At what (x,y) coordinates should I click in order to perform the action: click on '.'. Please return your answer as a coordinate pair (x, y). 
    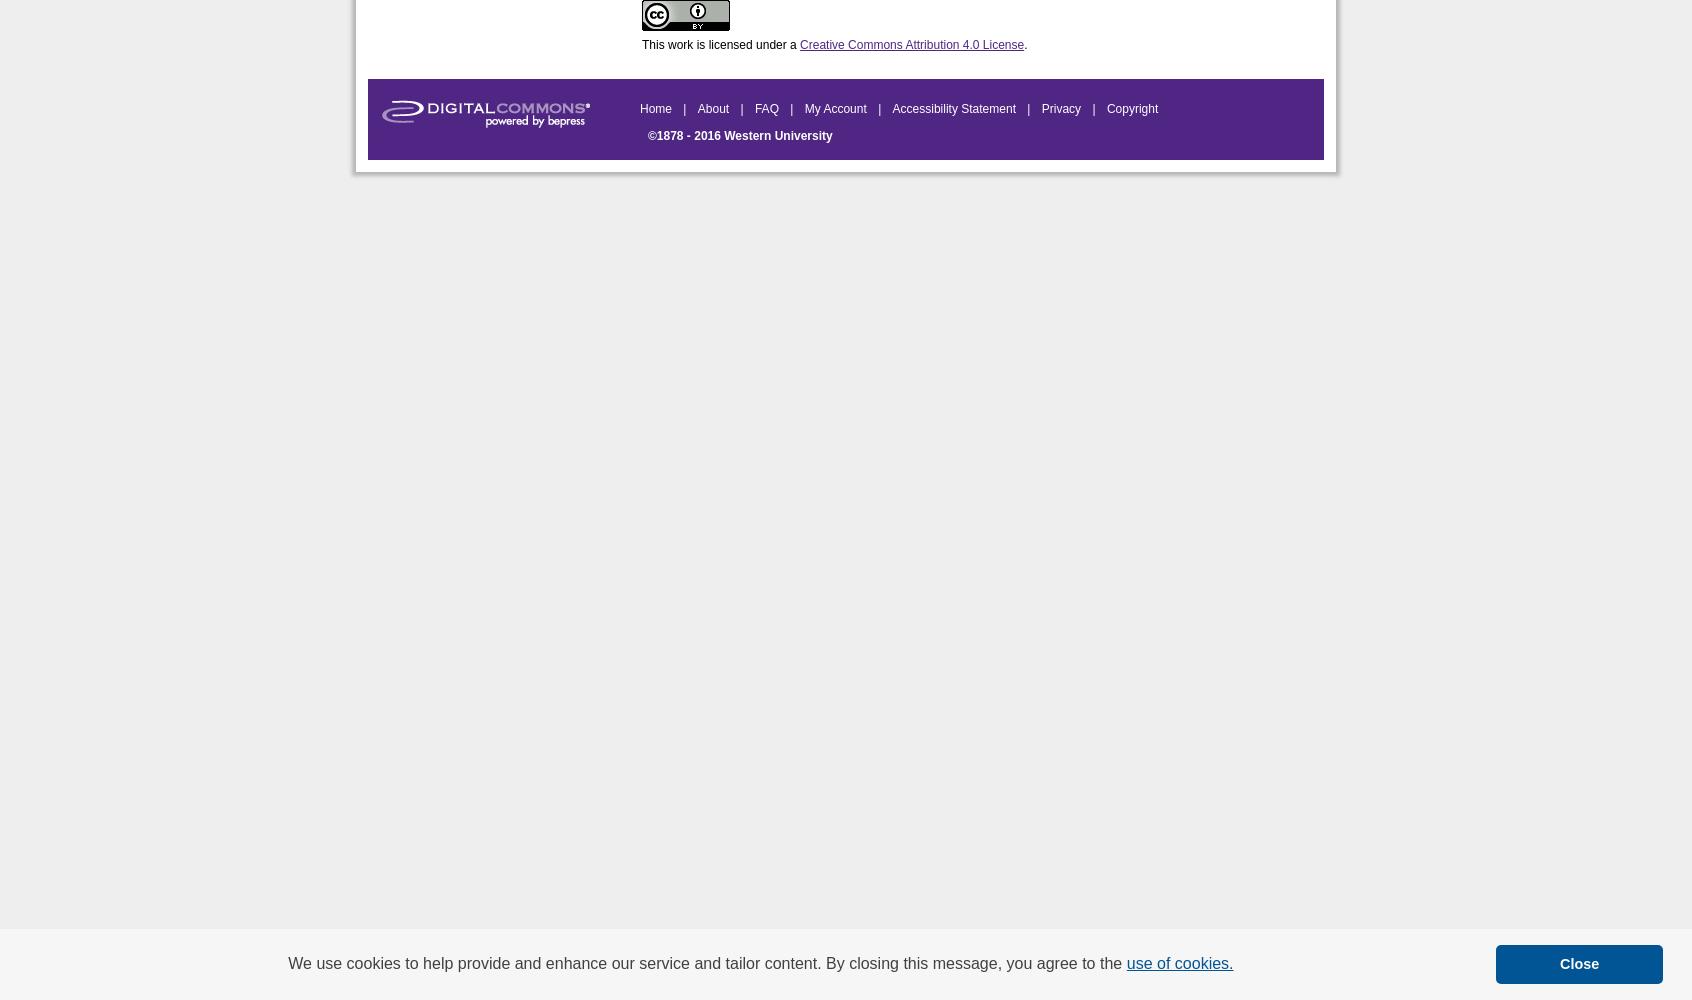
    Looking at the image, I should click on (1024, 45).